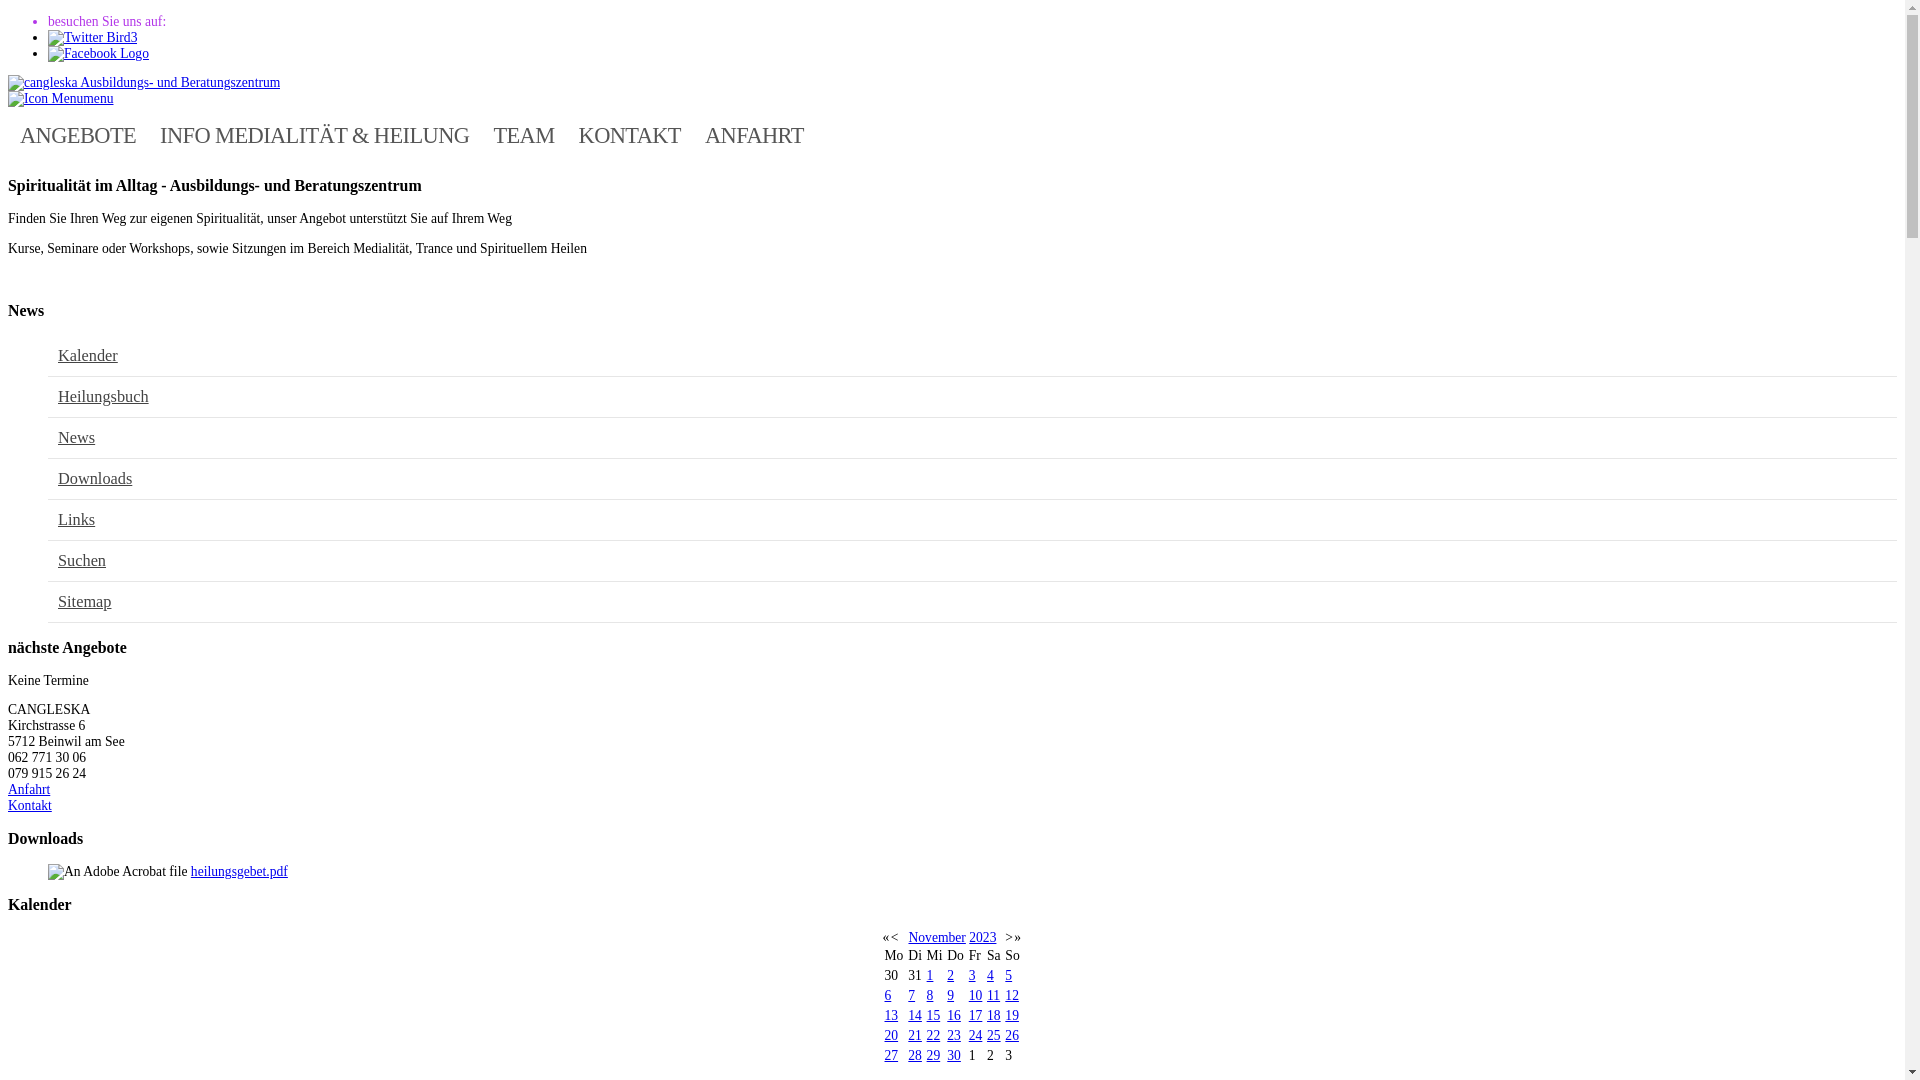  I want to click on '17', so click(969, 1015).